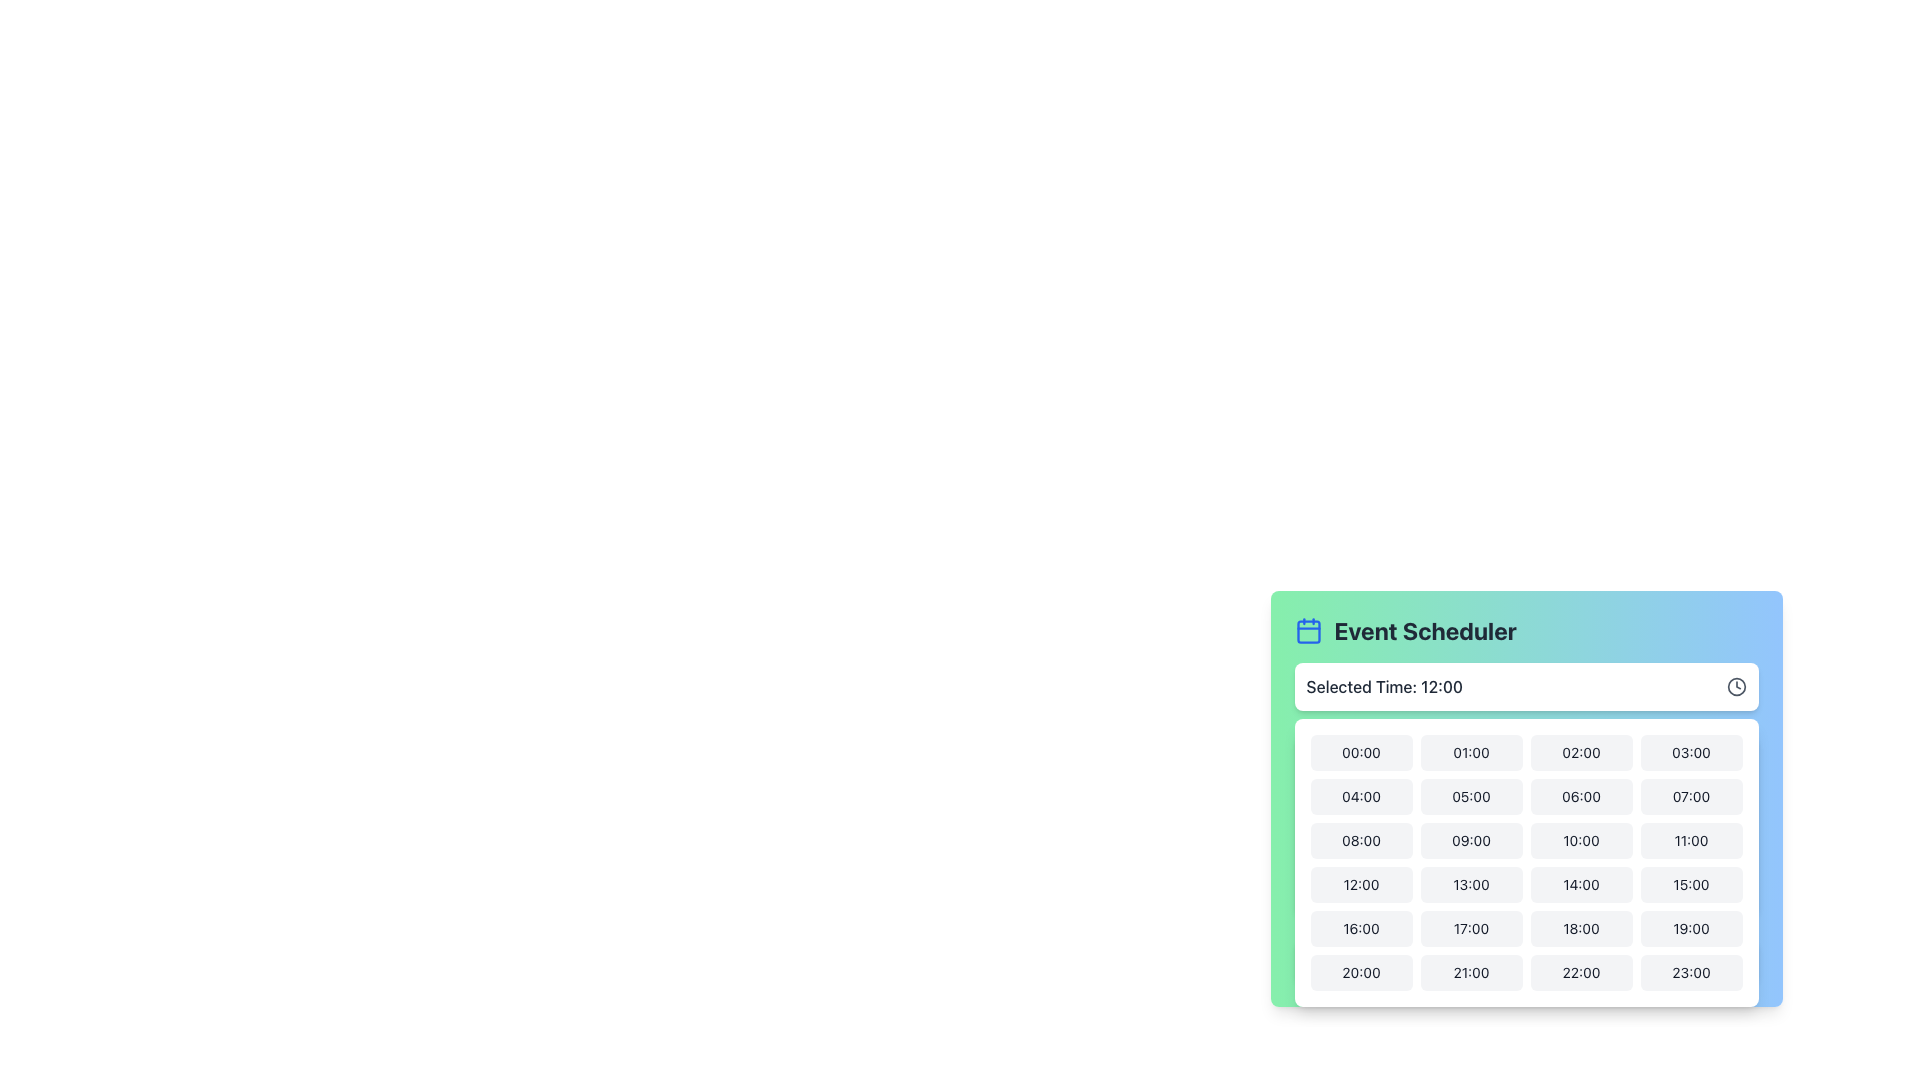 The width and height of the screenshot is (1920, 1080). What do you see at coordinates (1580, 796) in the screenshot?
I see `the button that allows users to select the time 06:00 in the 'Event Scheduler' widget` at bounding box center [1580, 796].